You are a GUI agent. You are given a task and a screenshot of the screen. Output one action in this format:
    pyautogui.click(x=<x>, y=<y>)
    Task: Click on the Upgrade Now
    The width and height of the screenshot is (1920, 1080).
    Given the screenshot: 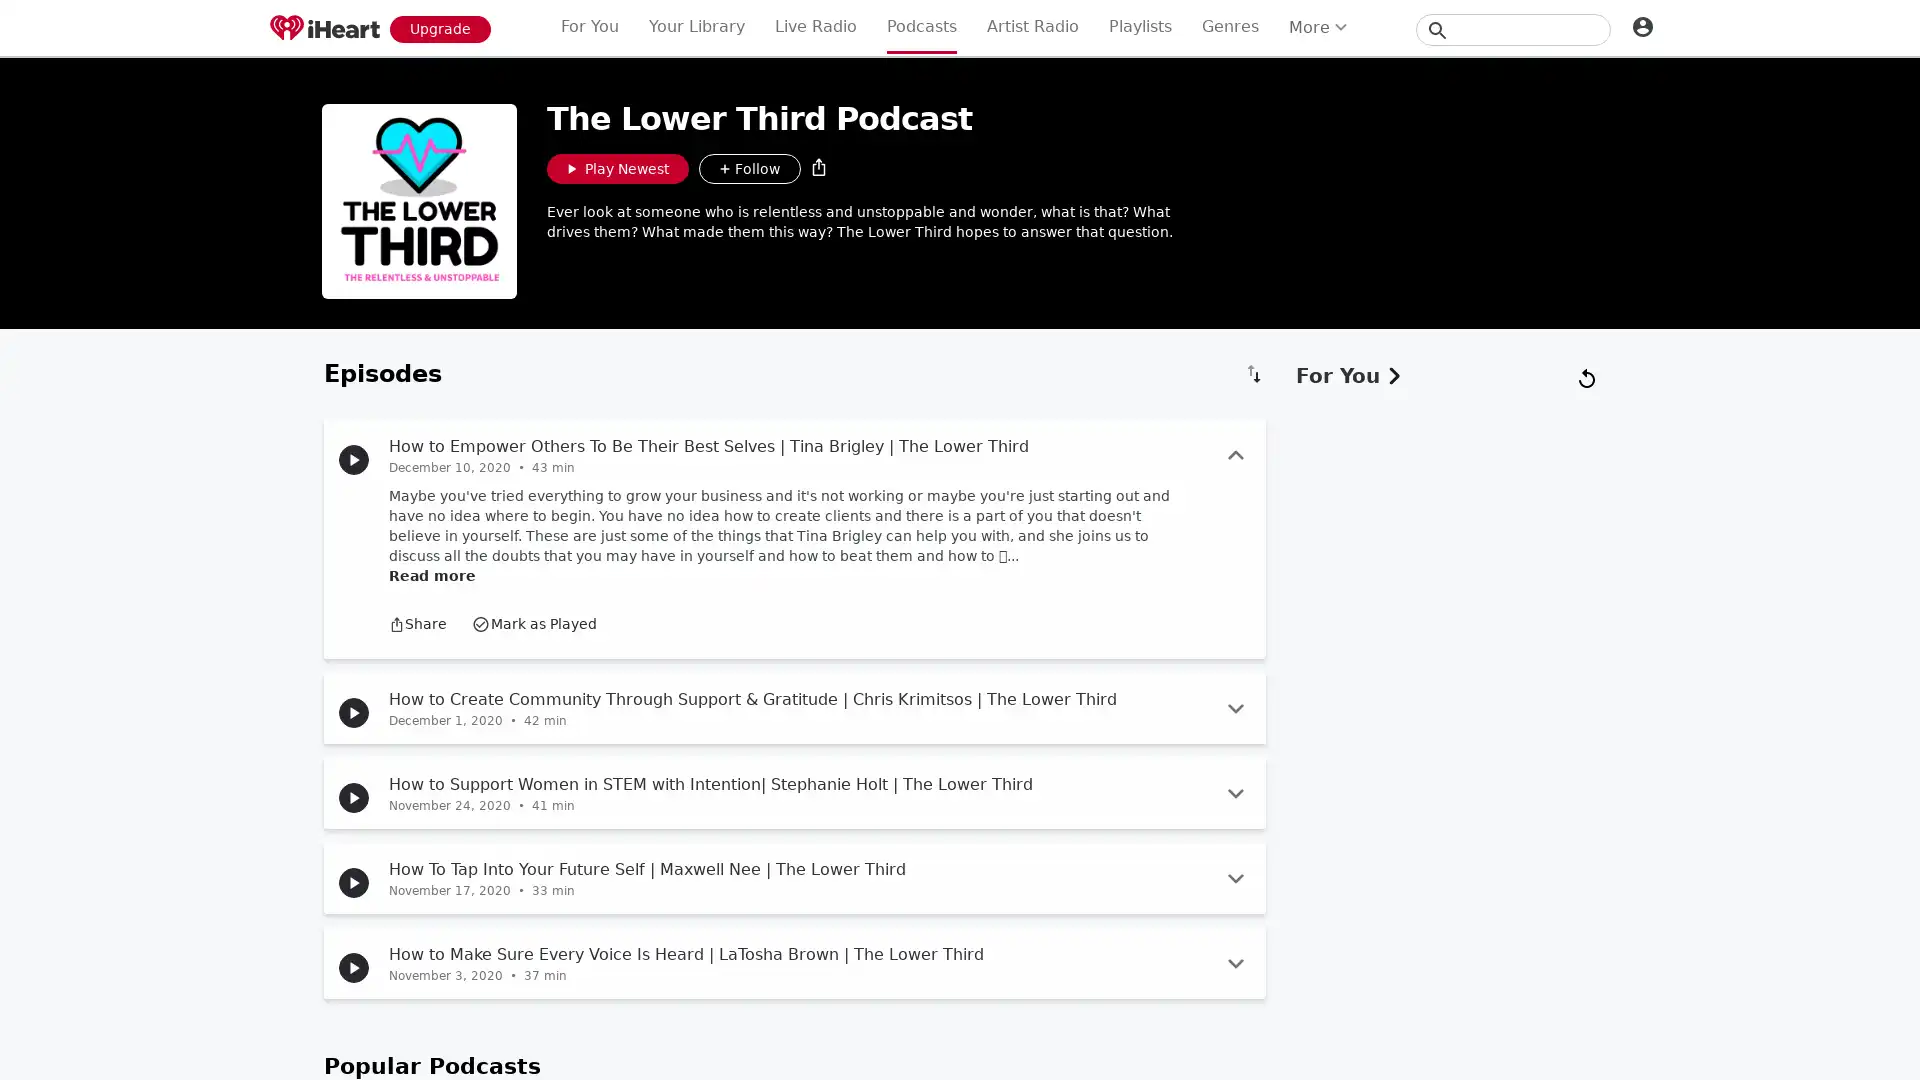 What is the action you would take?
    pyautogui.click(x=439, y=28)
    